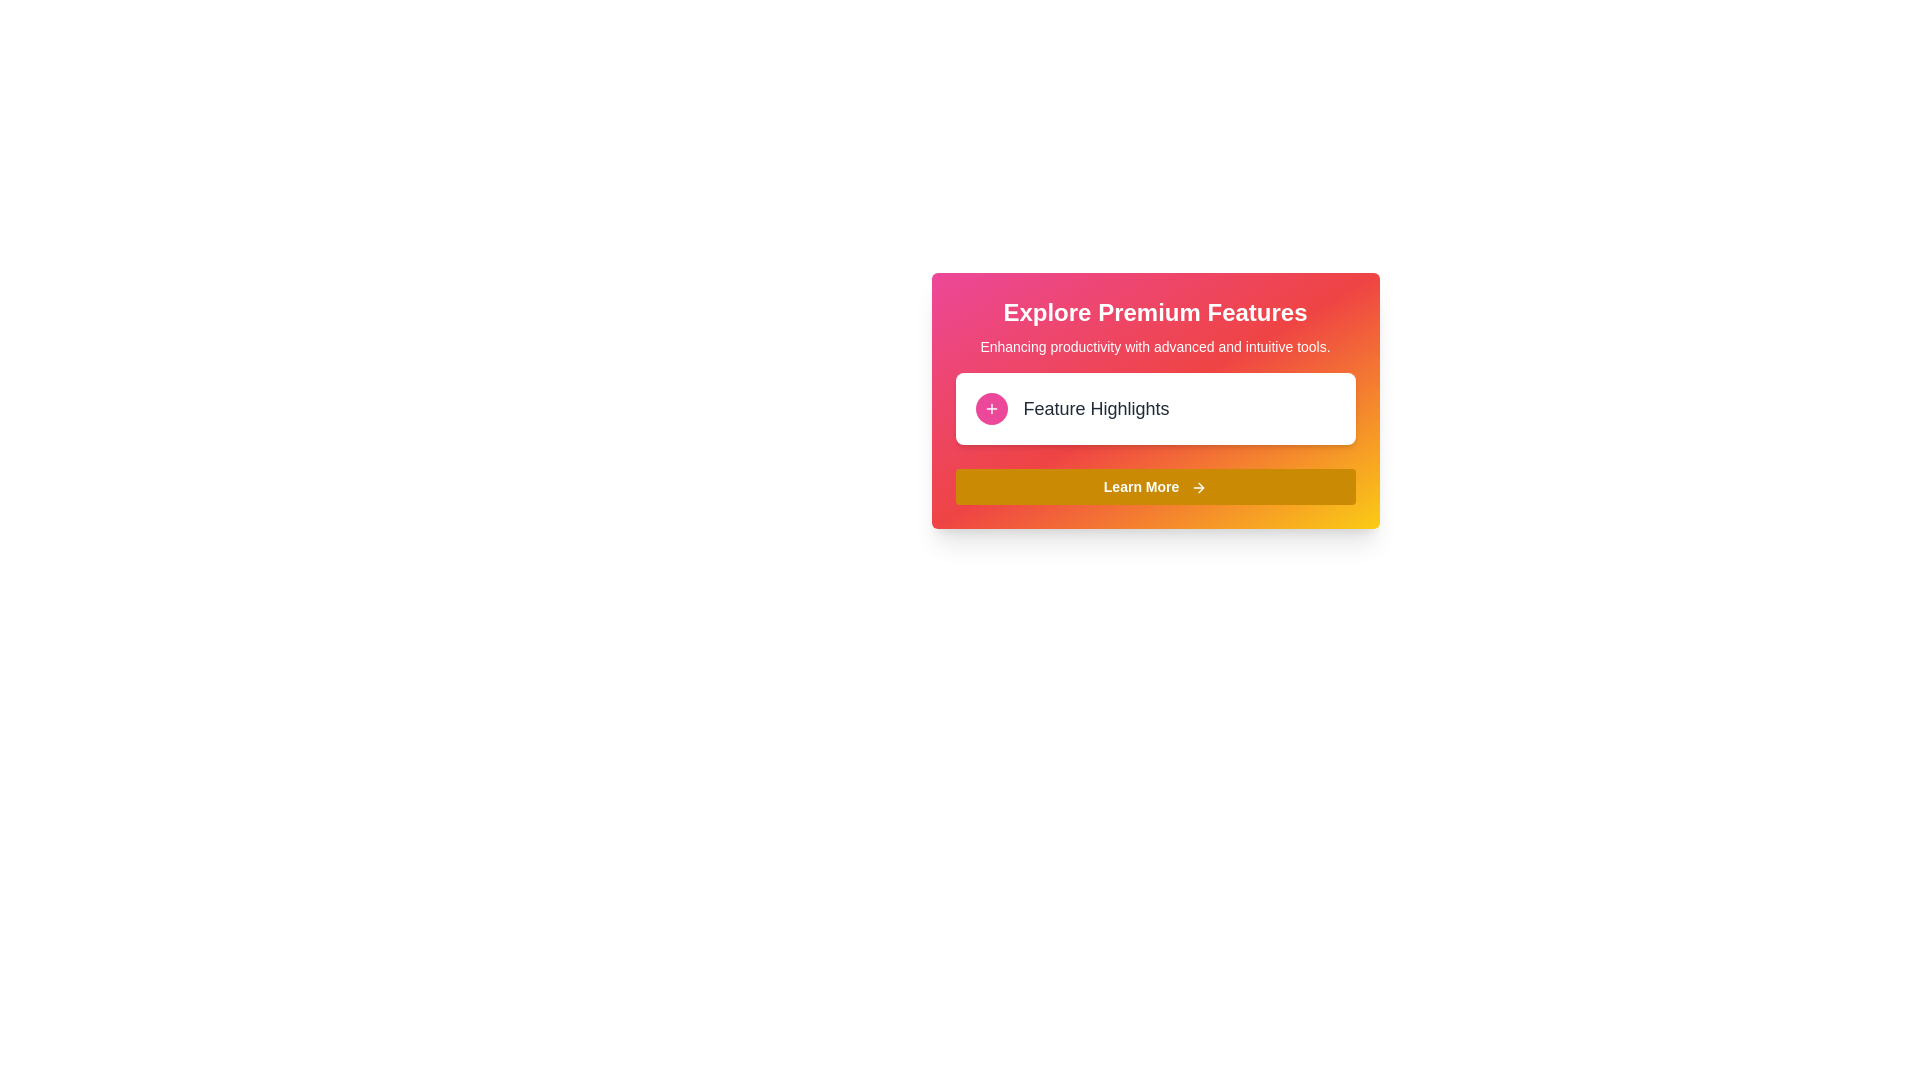  Describe the element at coordinates (1155, 486) in the screenshot. I see `the button located at the bottom of the 'Explore Premium Features' card` at that location.